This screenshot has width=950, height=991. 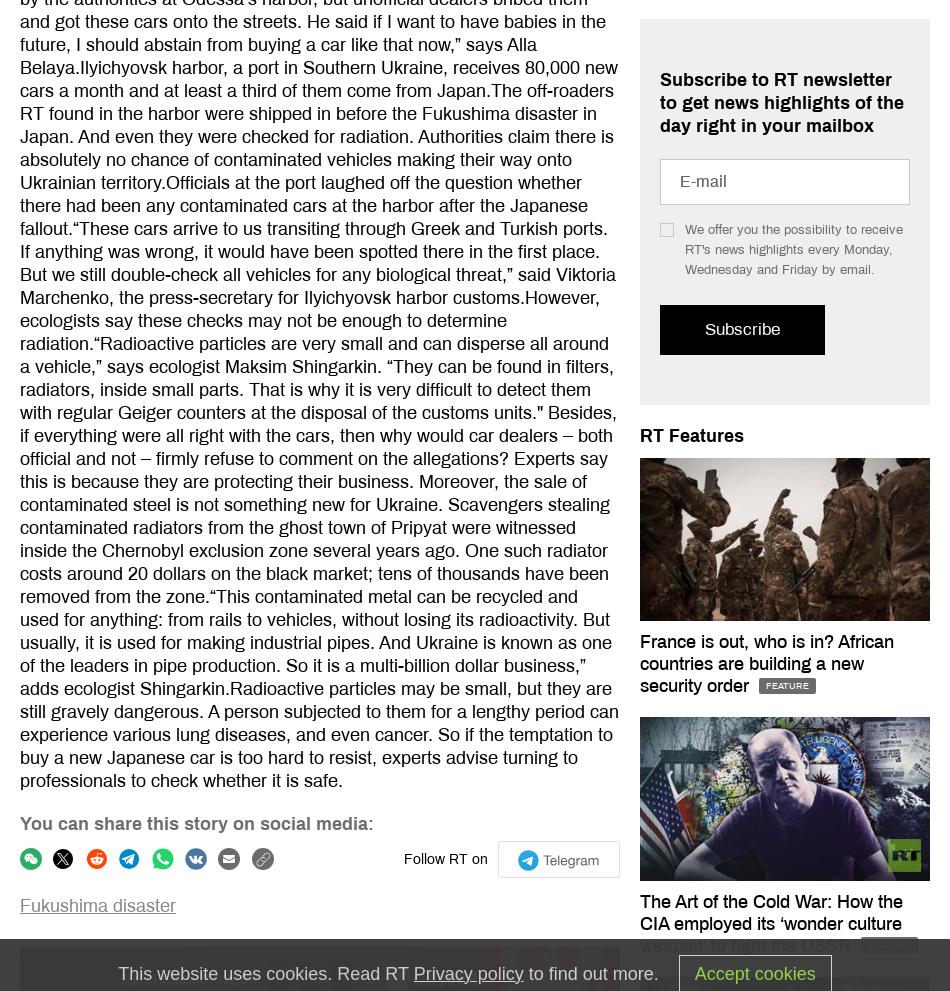 I want to click on 'You can share this story on social media:', so click(x=197, y=823).